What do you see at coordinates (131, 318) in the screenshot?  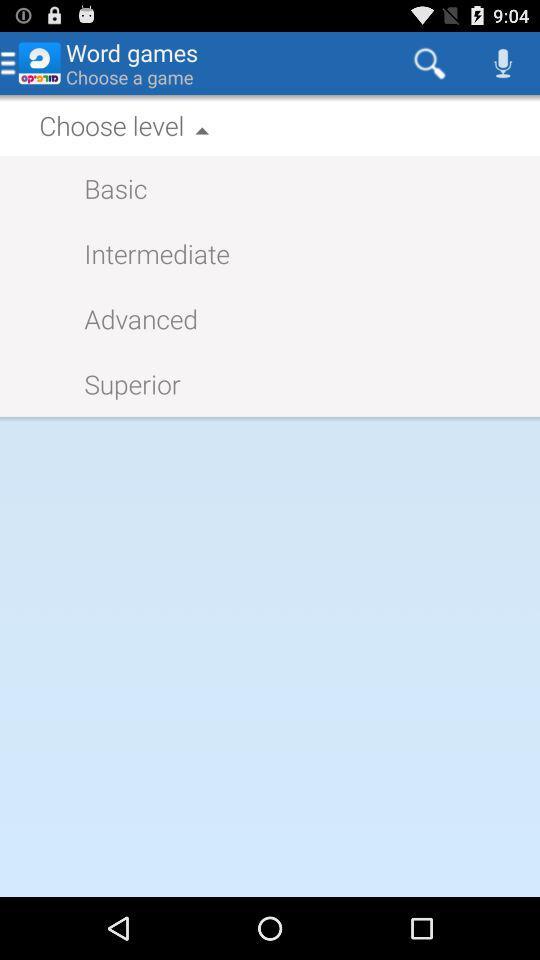 I see `the item below intermediate item` at bounding box center [131, 318].